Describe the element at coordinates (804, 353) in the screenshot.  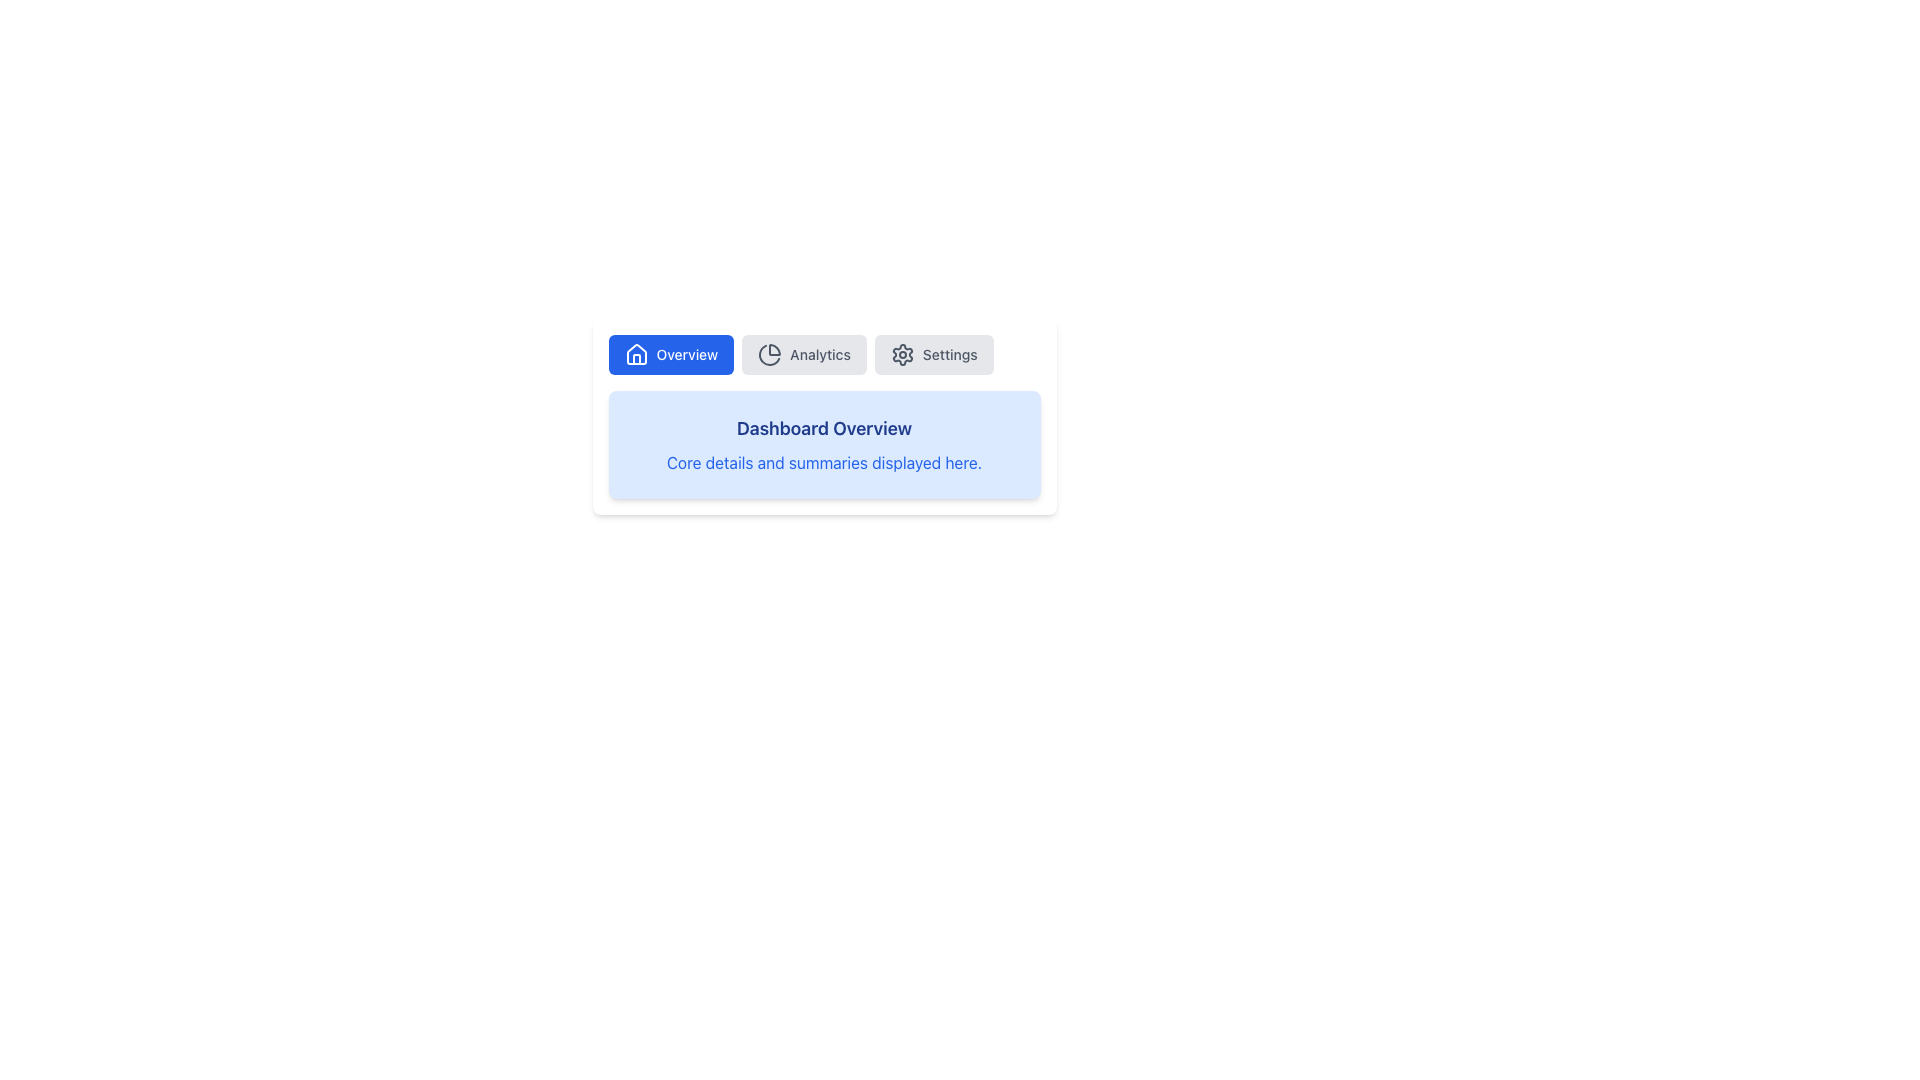
I see `the 'Analytics' button, which is the second button in a horizontal group of three, located between 'Overview' and 'Settings'` at that location.